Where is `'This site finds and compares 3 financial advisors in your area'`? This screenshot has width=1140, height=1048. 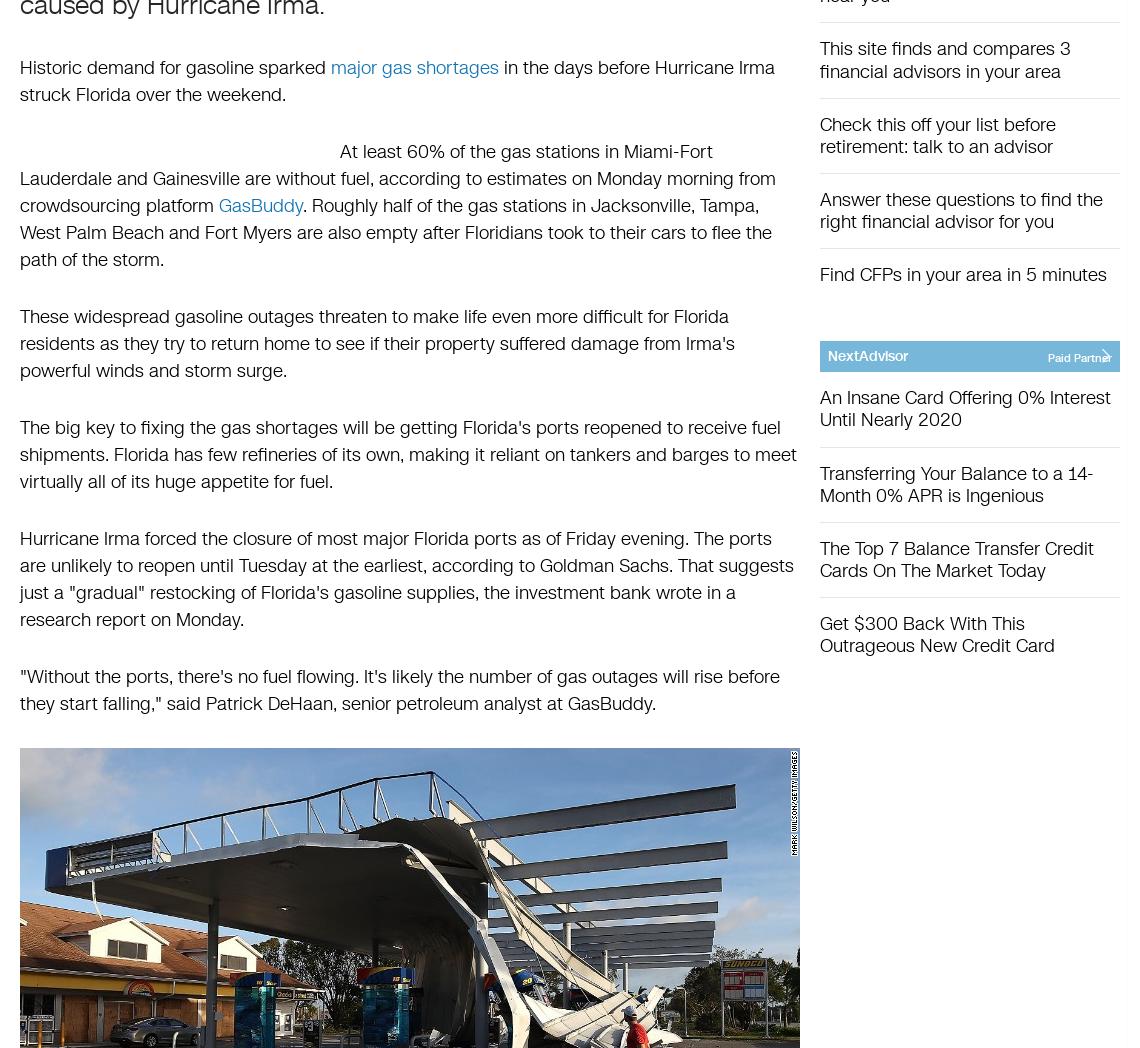
'This site finds and compares 3 financial advisors in your area' is located at coordinates (944, 60).